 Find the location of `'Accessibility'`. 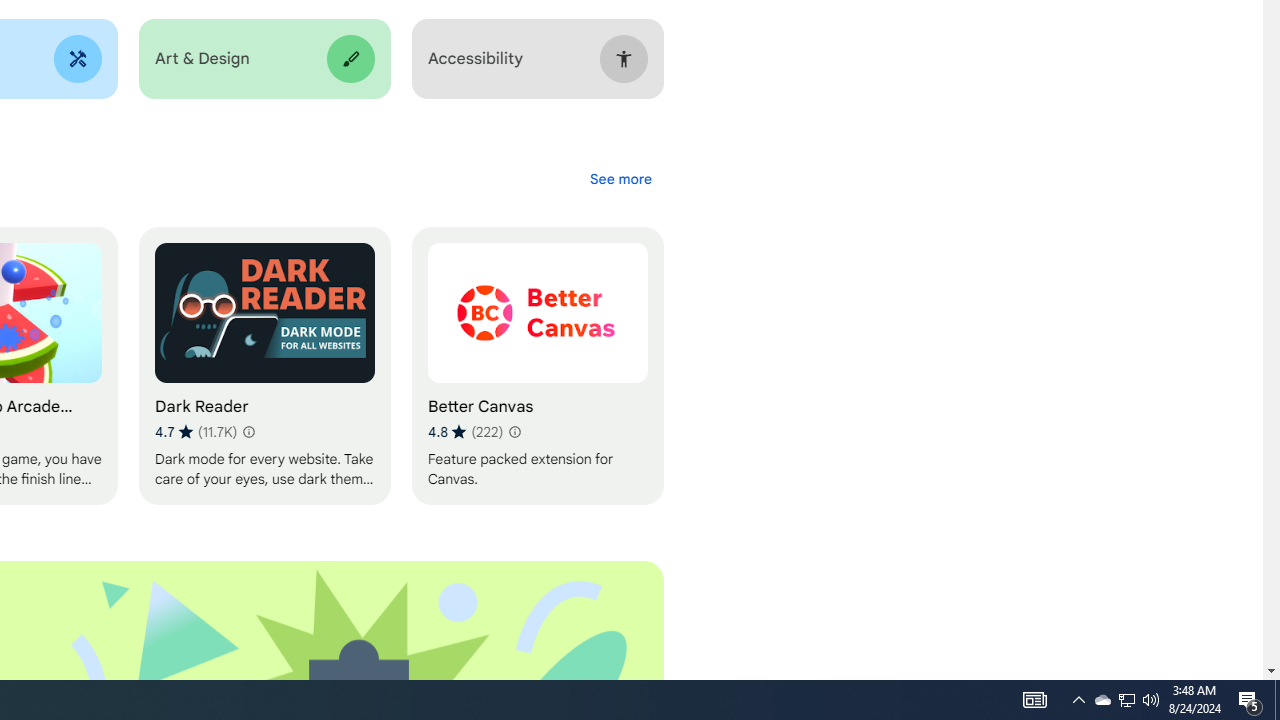

'Accessibility' is located at coordinates (537, 58).